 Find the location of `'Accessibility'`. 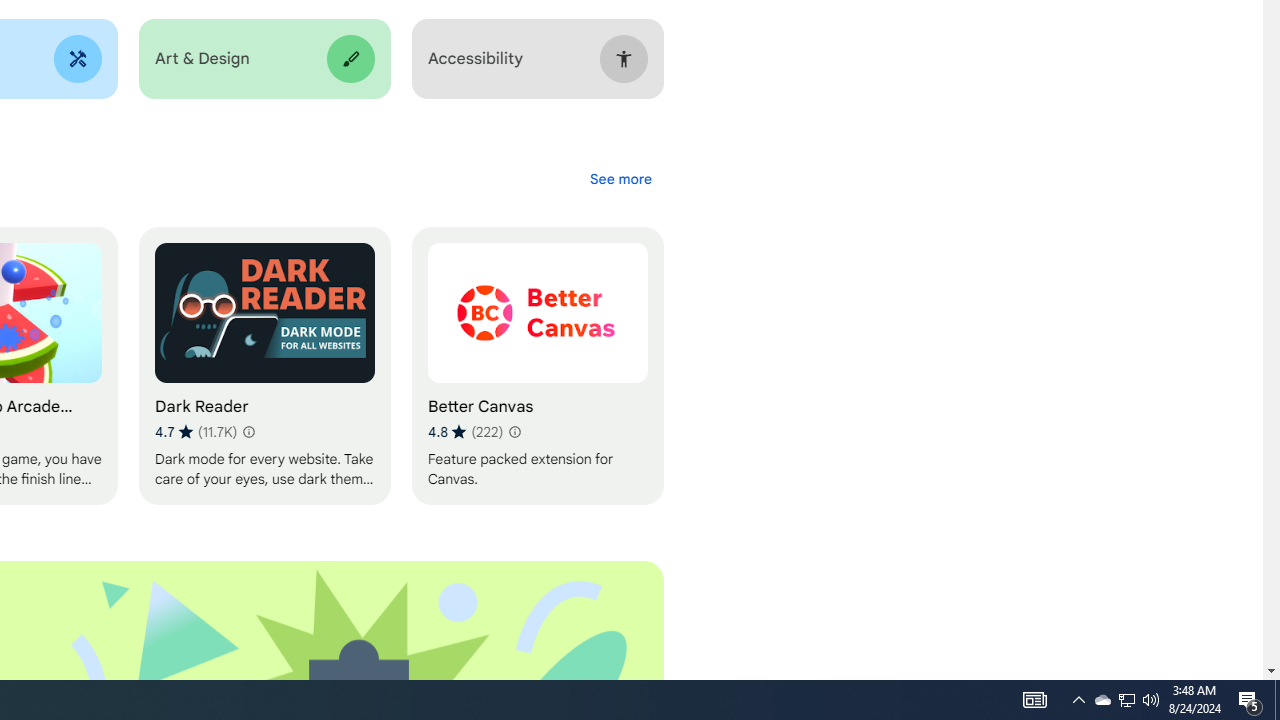

'Accessibility' is located at coordinates (537, 58).